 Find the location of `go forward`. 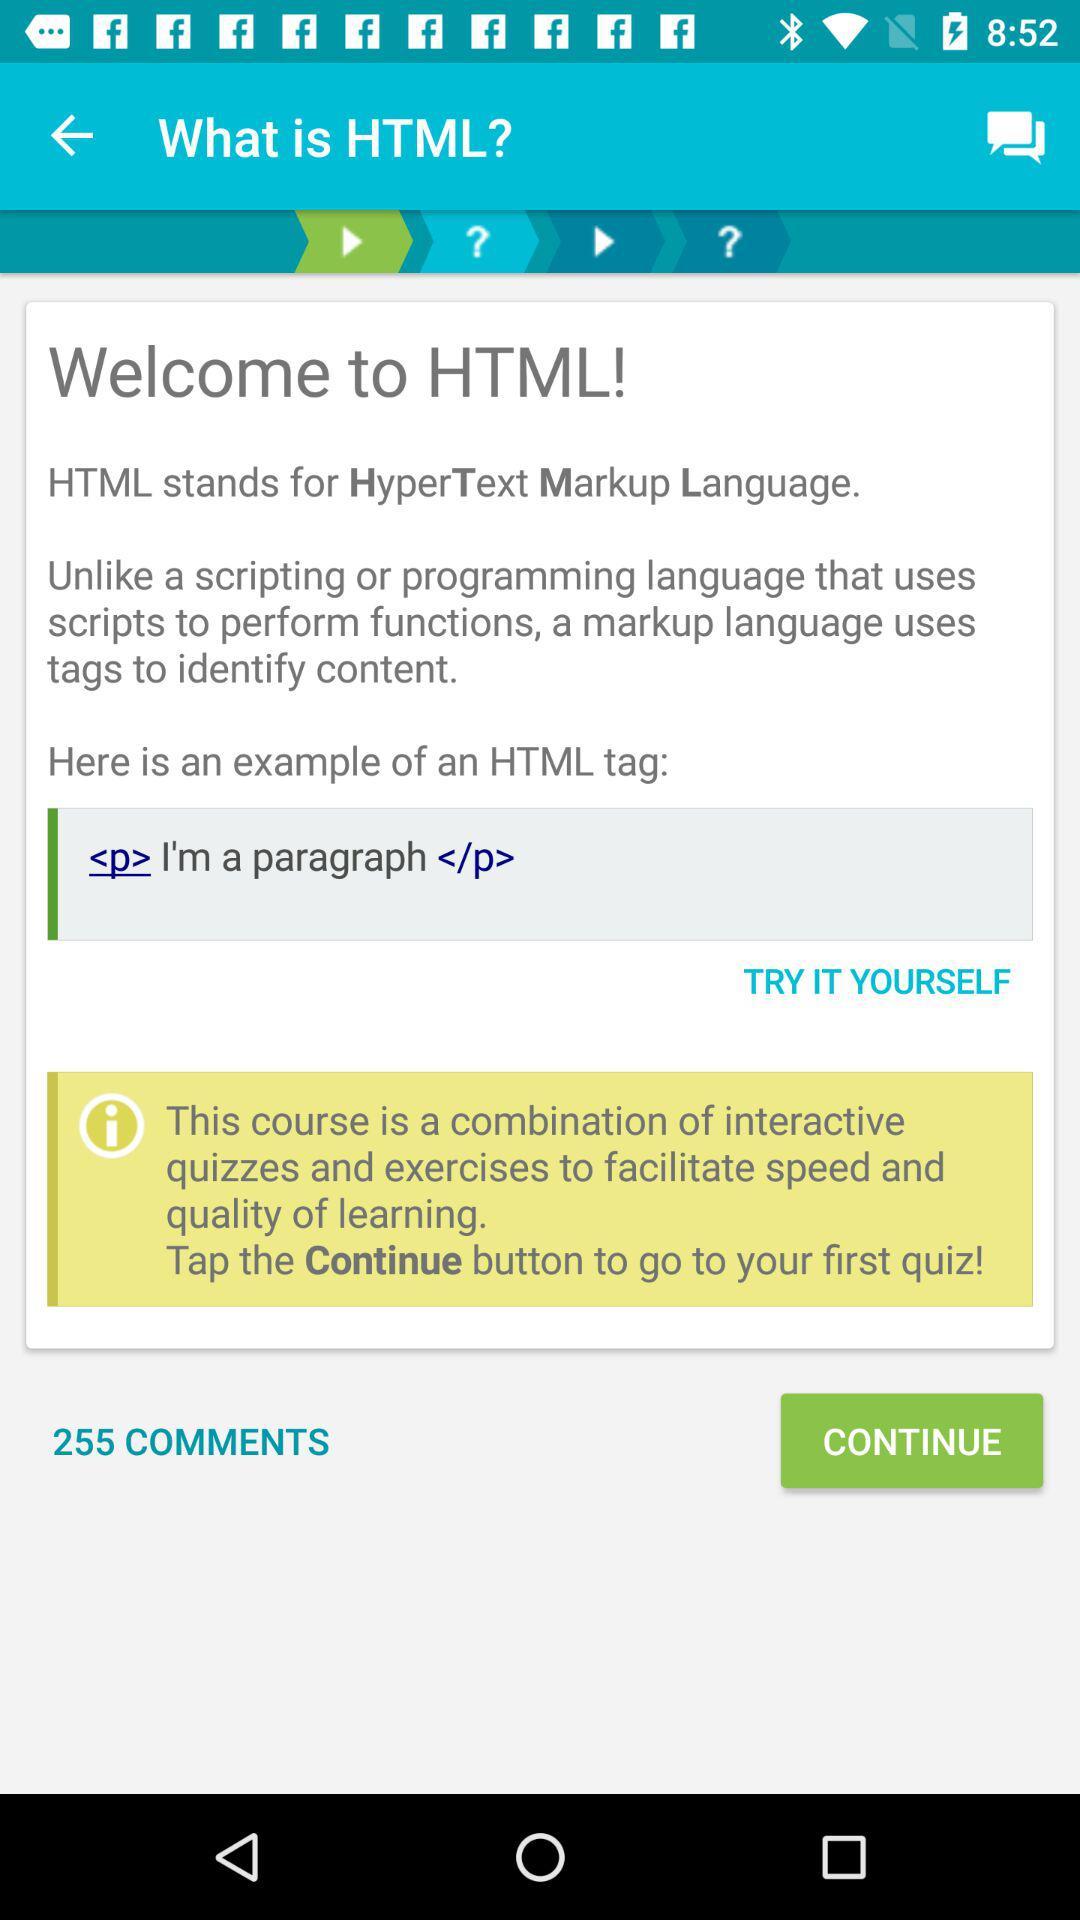

go forward is located at coordinates (601, 240).